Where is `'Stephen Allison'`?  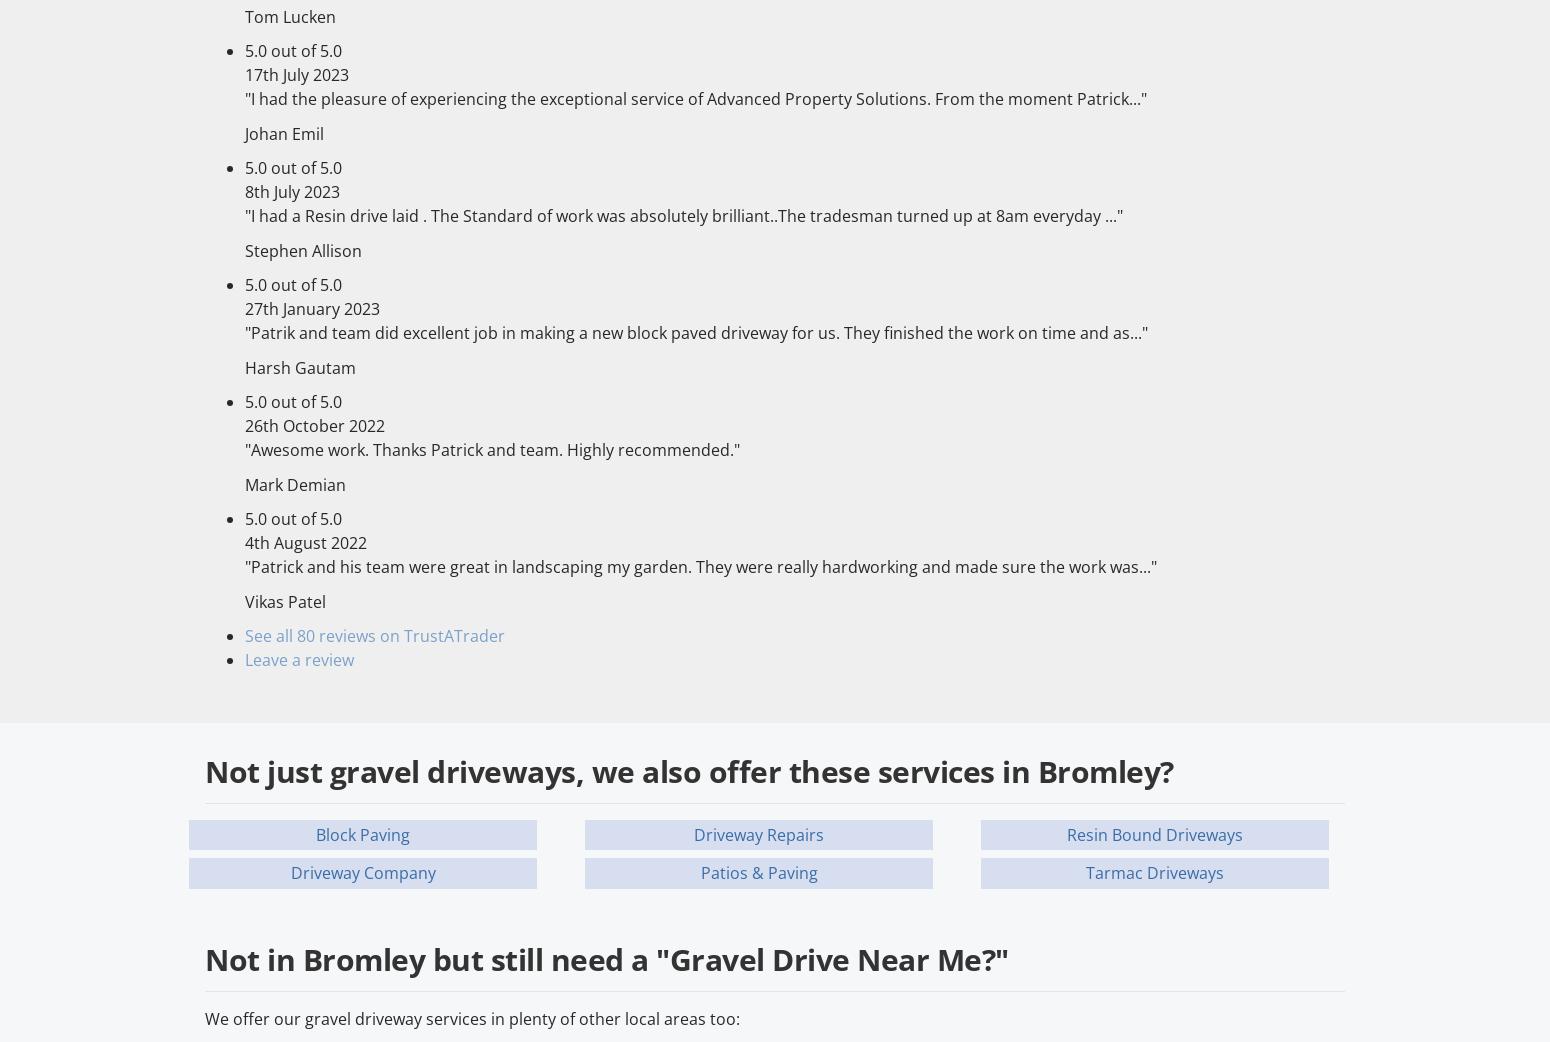 'Stephen Allison' is located at coordinates (303, 248).